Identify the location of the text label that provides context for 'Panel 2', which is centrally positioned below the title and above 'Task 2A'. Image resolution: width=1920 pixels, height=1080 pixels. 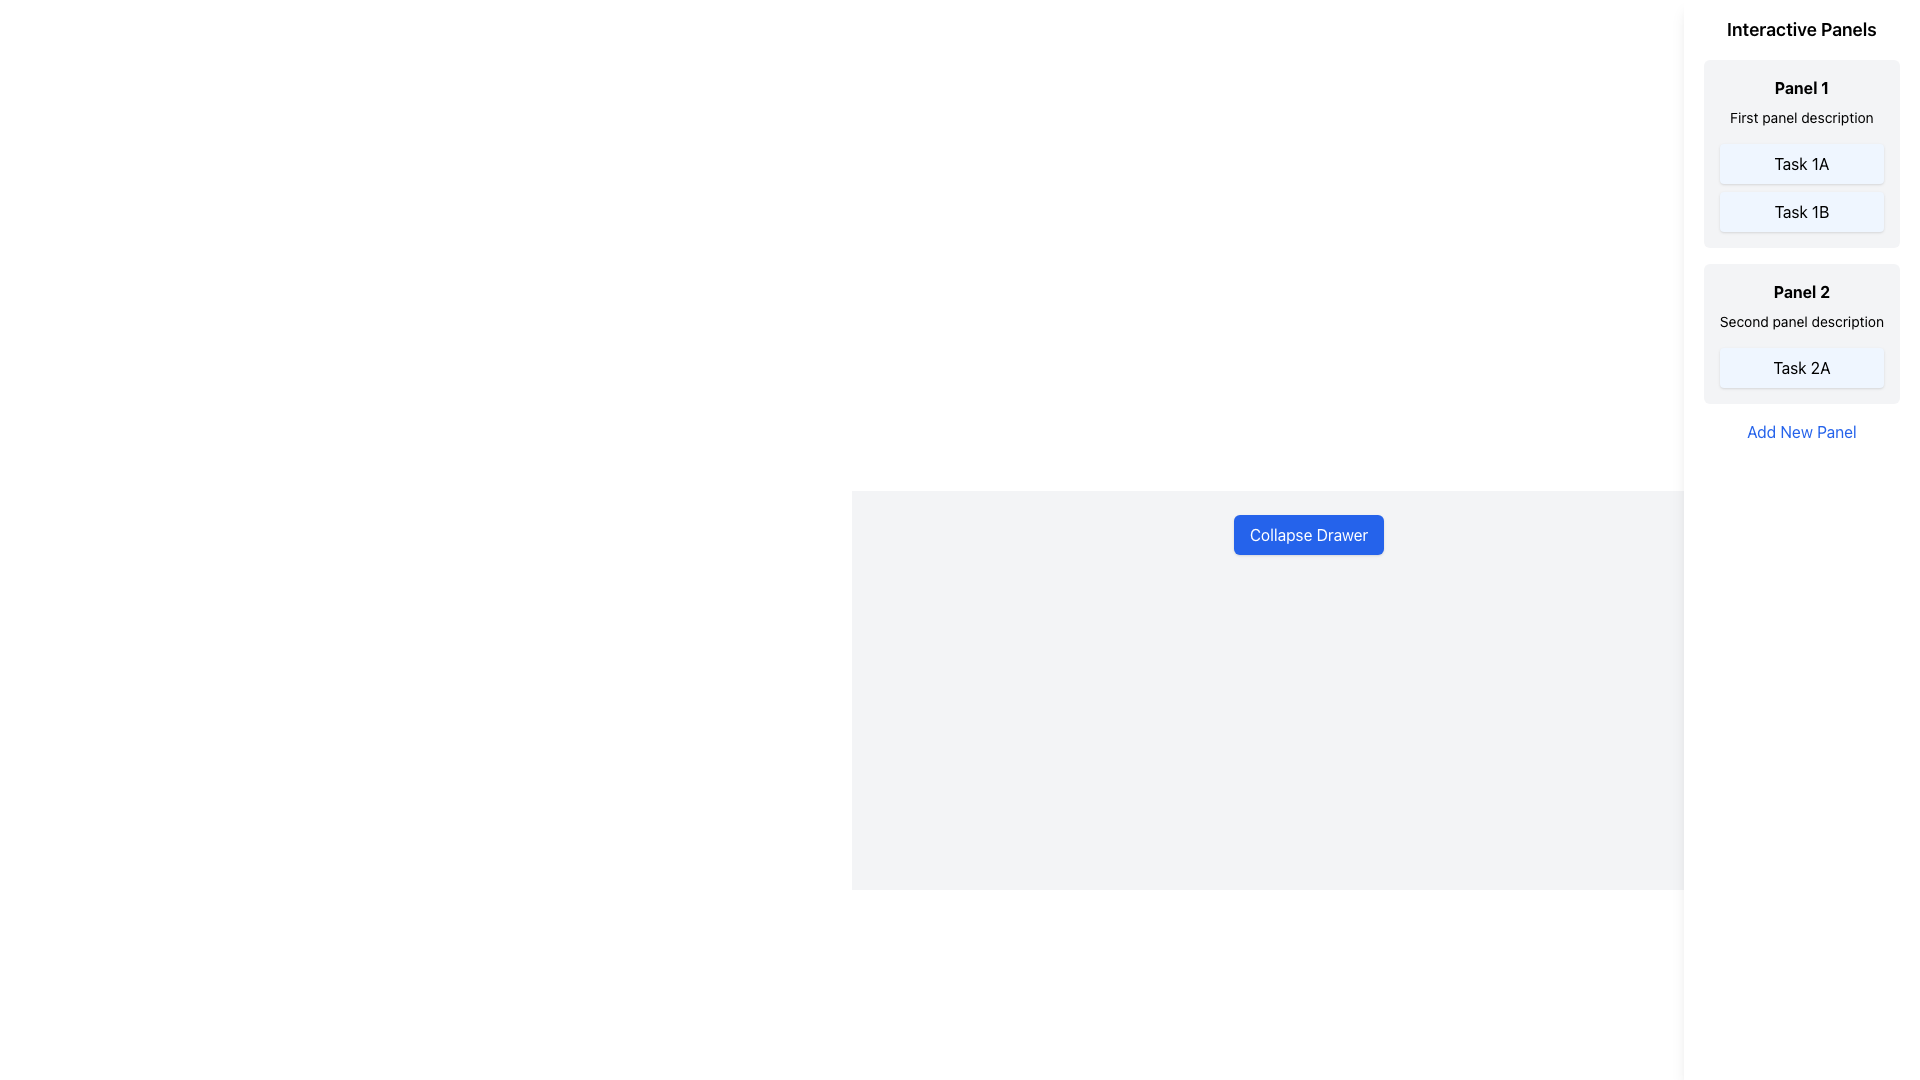
(1801, 320).